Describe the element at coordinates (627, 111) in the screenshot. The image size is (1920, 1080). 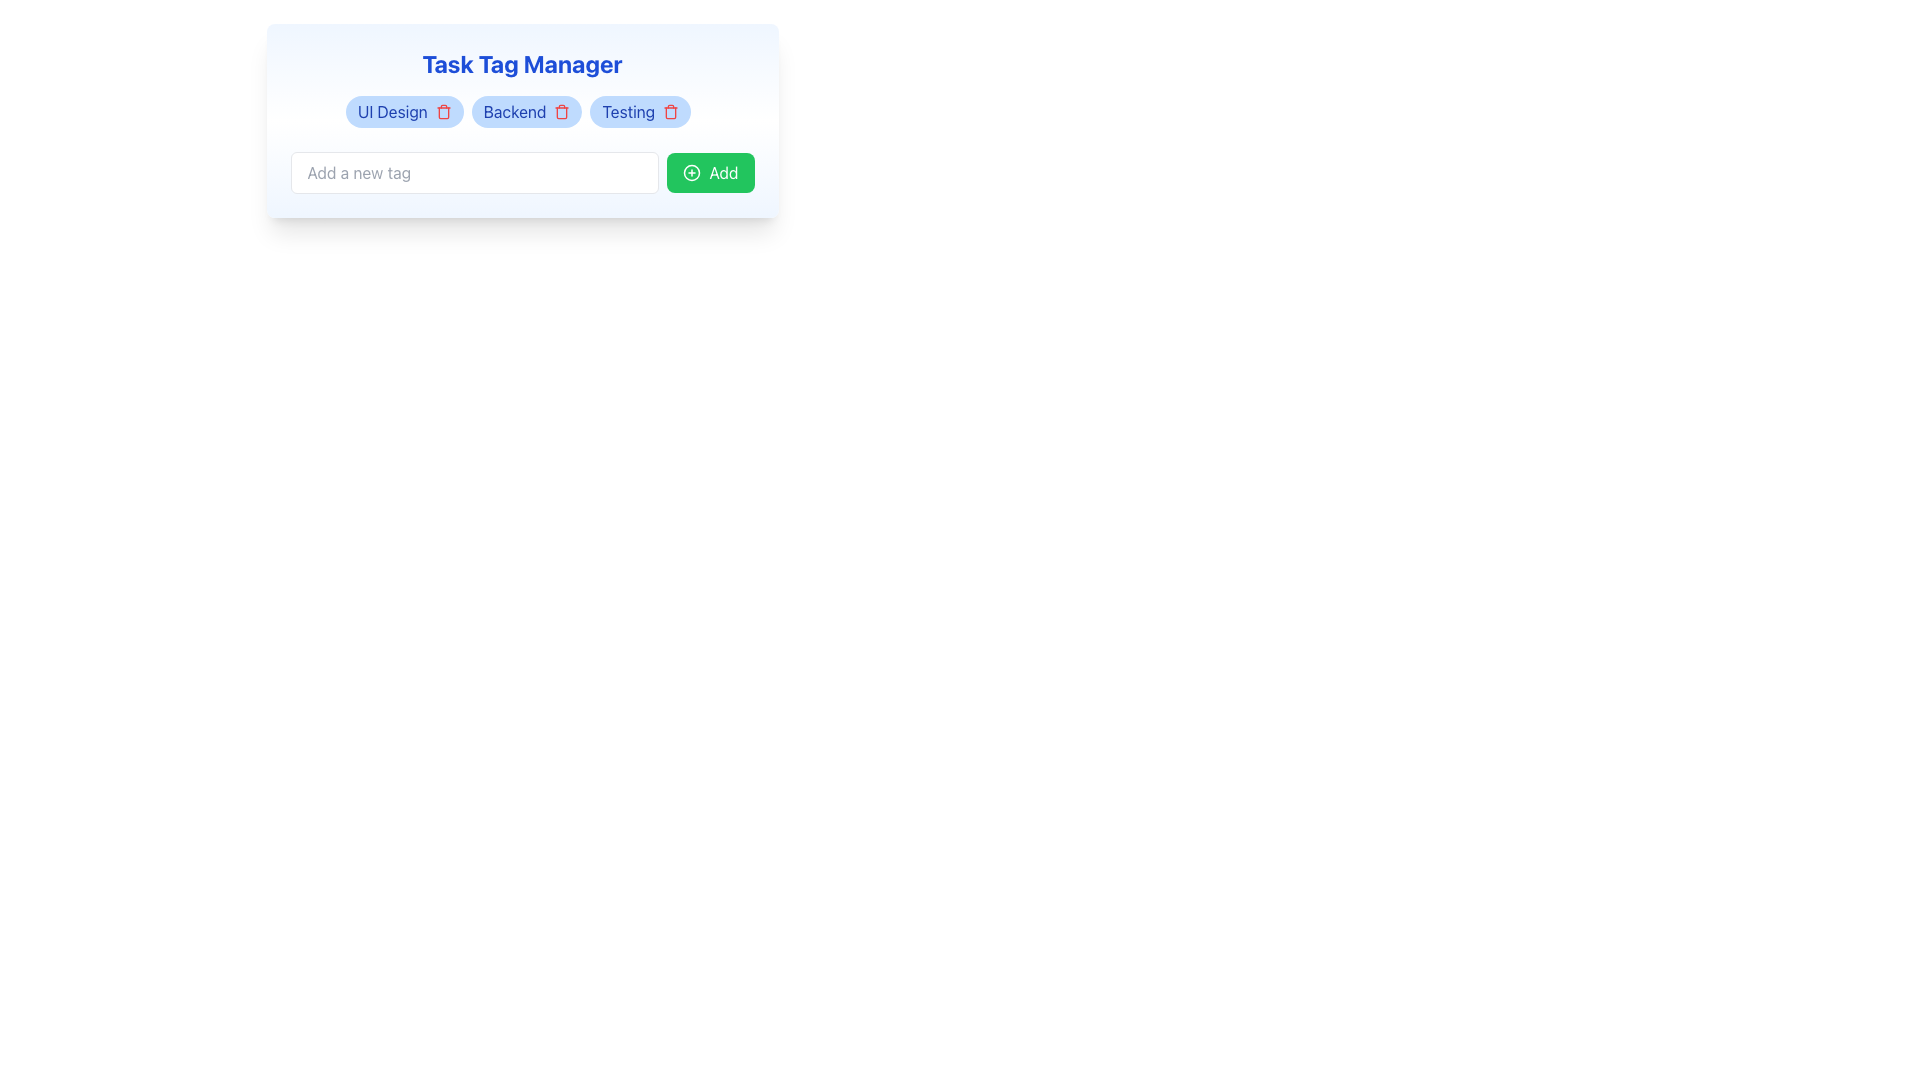
I see `the text label of the third tag component` at that location.